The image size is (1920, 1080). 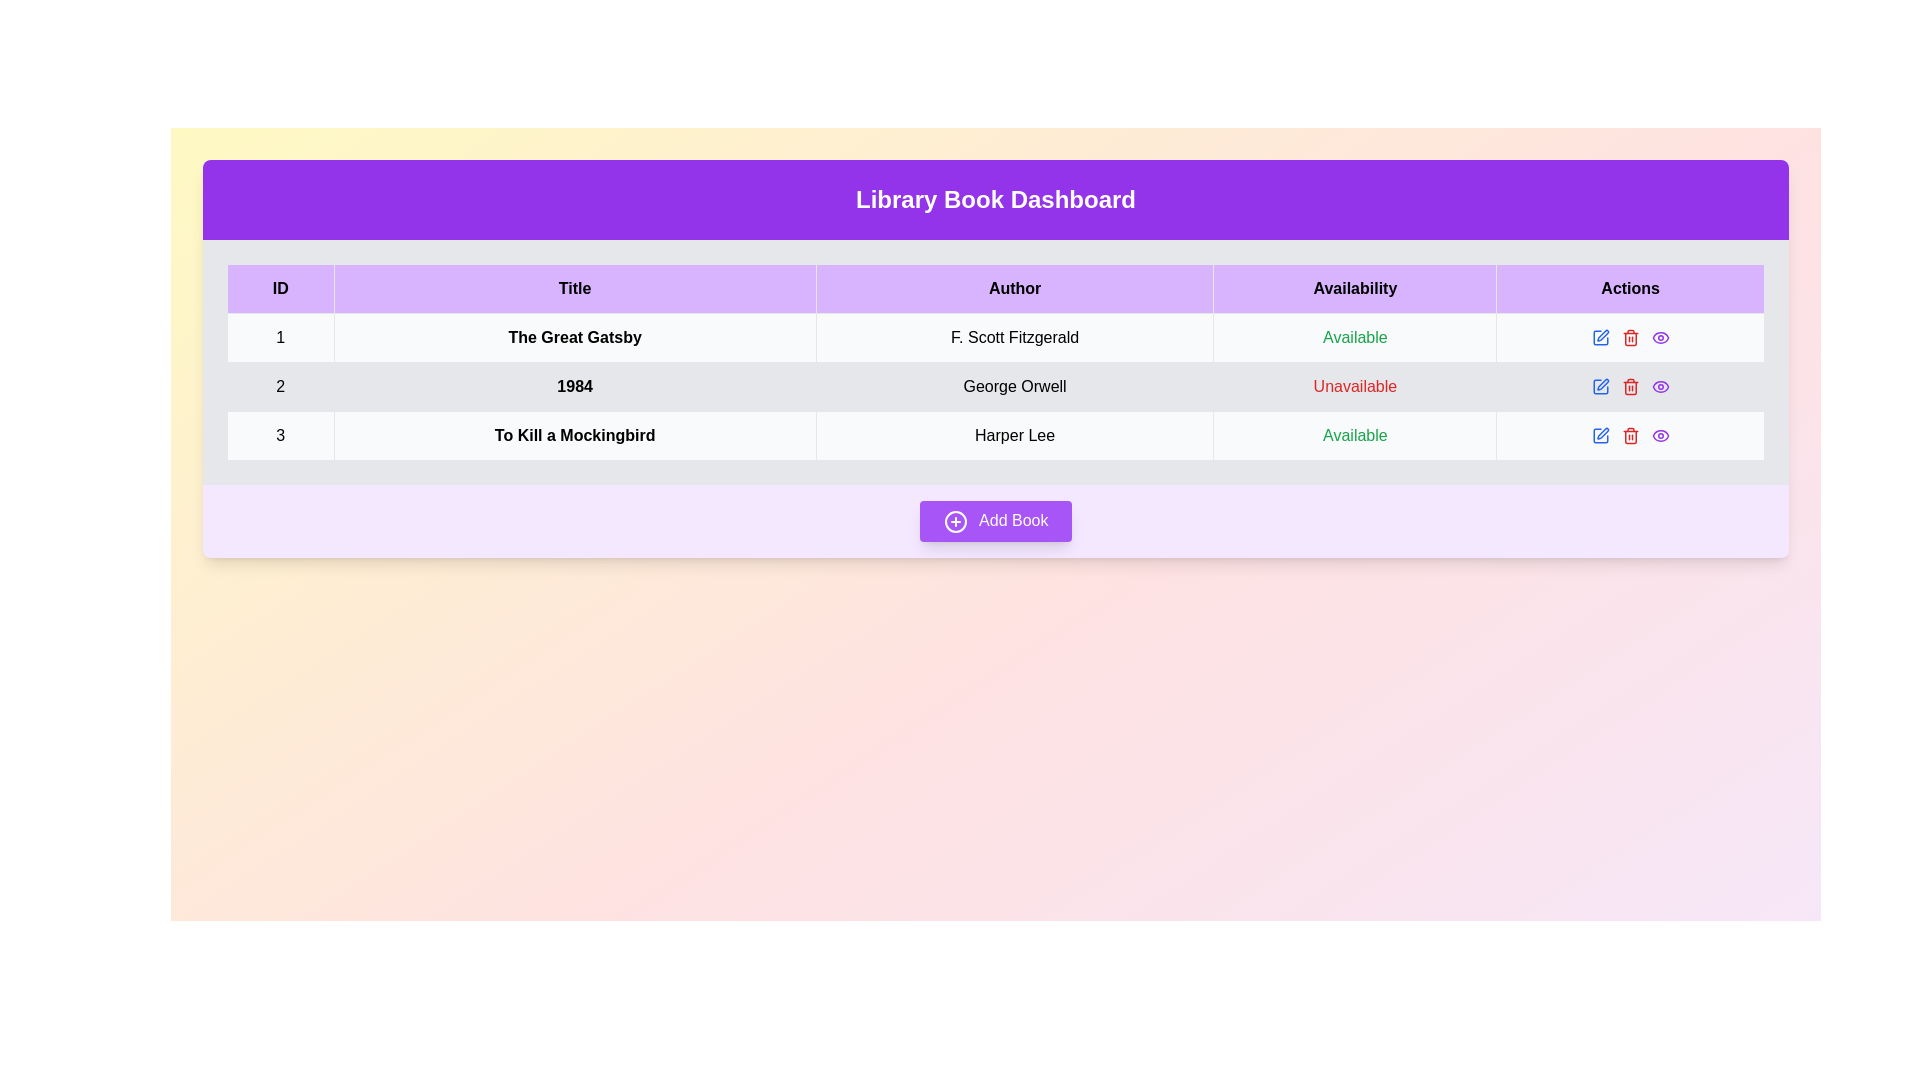 What do you see at coordinates (1660, 434) in the screenshot?
I see `the fourth action icon button rendered as a purple eye icon in the last row of the actions column` at bounding box center [1660, 434].